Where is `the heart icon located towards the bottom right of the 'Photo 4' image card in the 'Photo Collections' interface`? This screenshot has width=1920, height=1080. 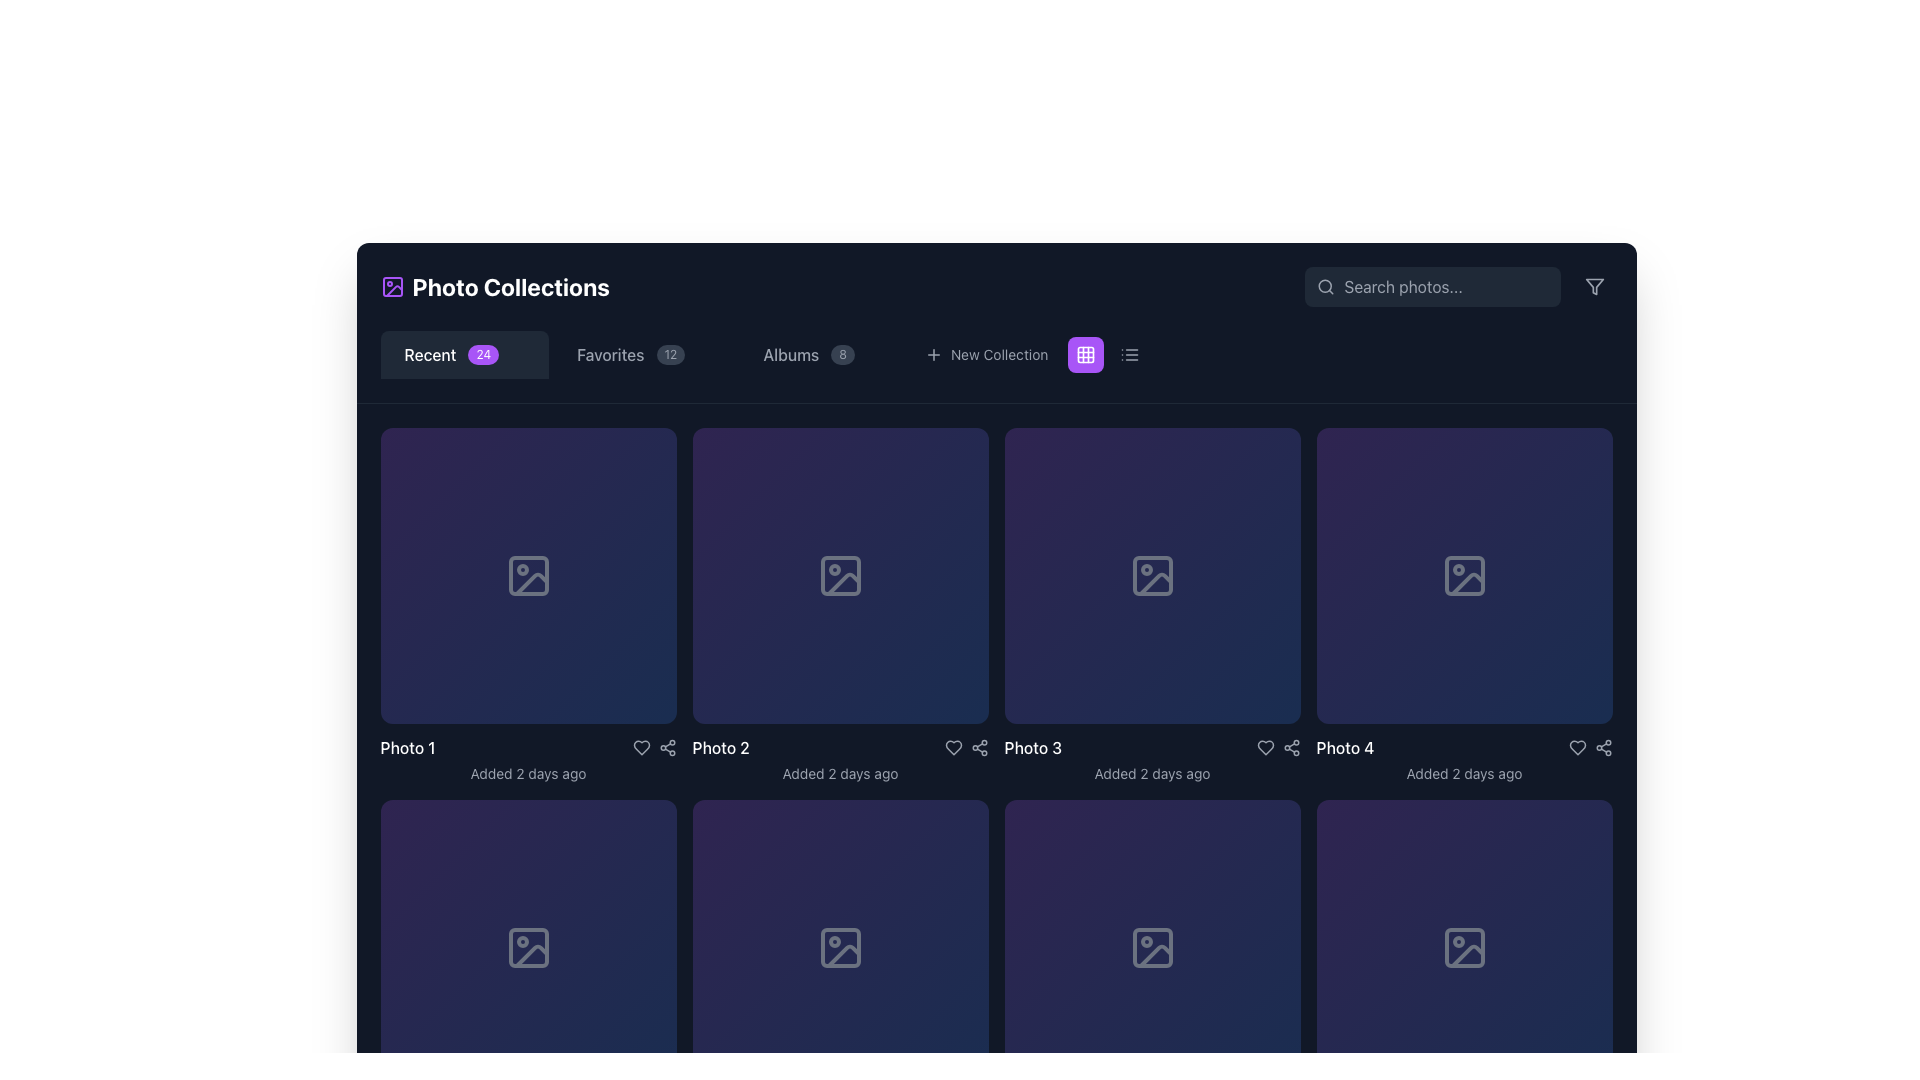
the heart icon located towards the bottom right of the 'Photo 4' image card in the 'Photo Collections' interface is located at coordinates (1576, 748).